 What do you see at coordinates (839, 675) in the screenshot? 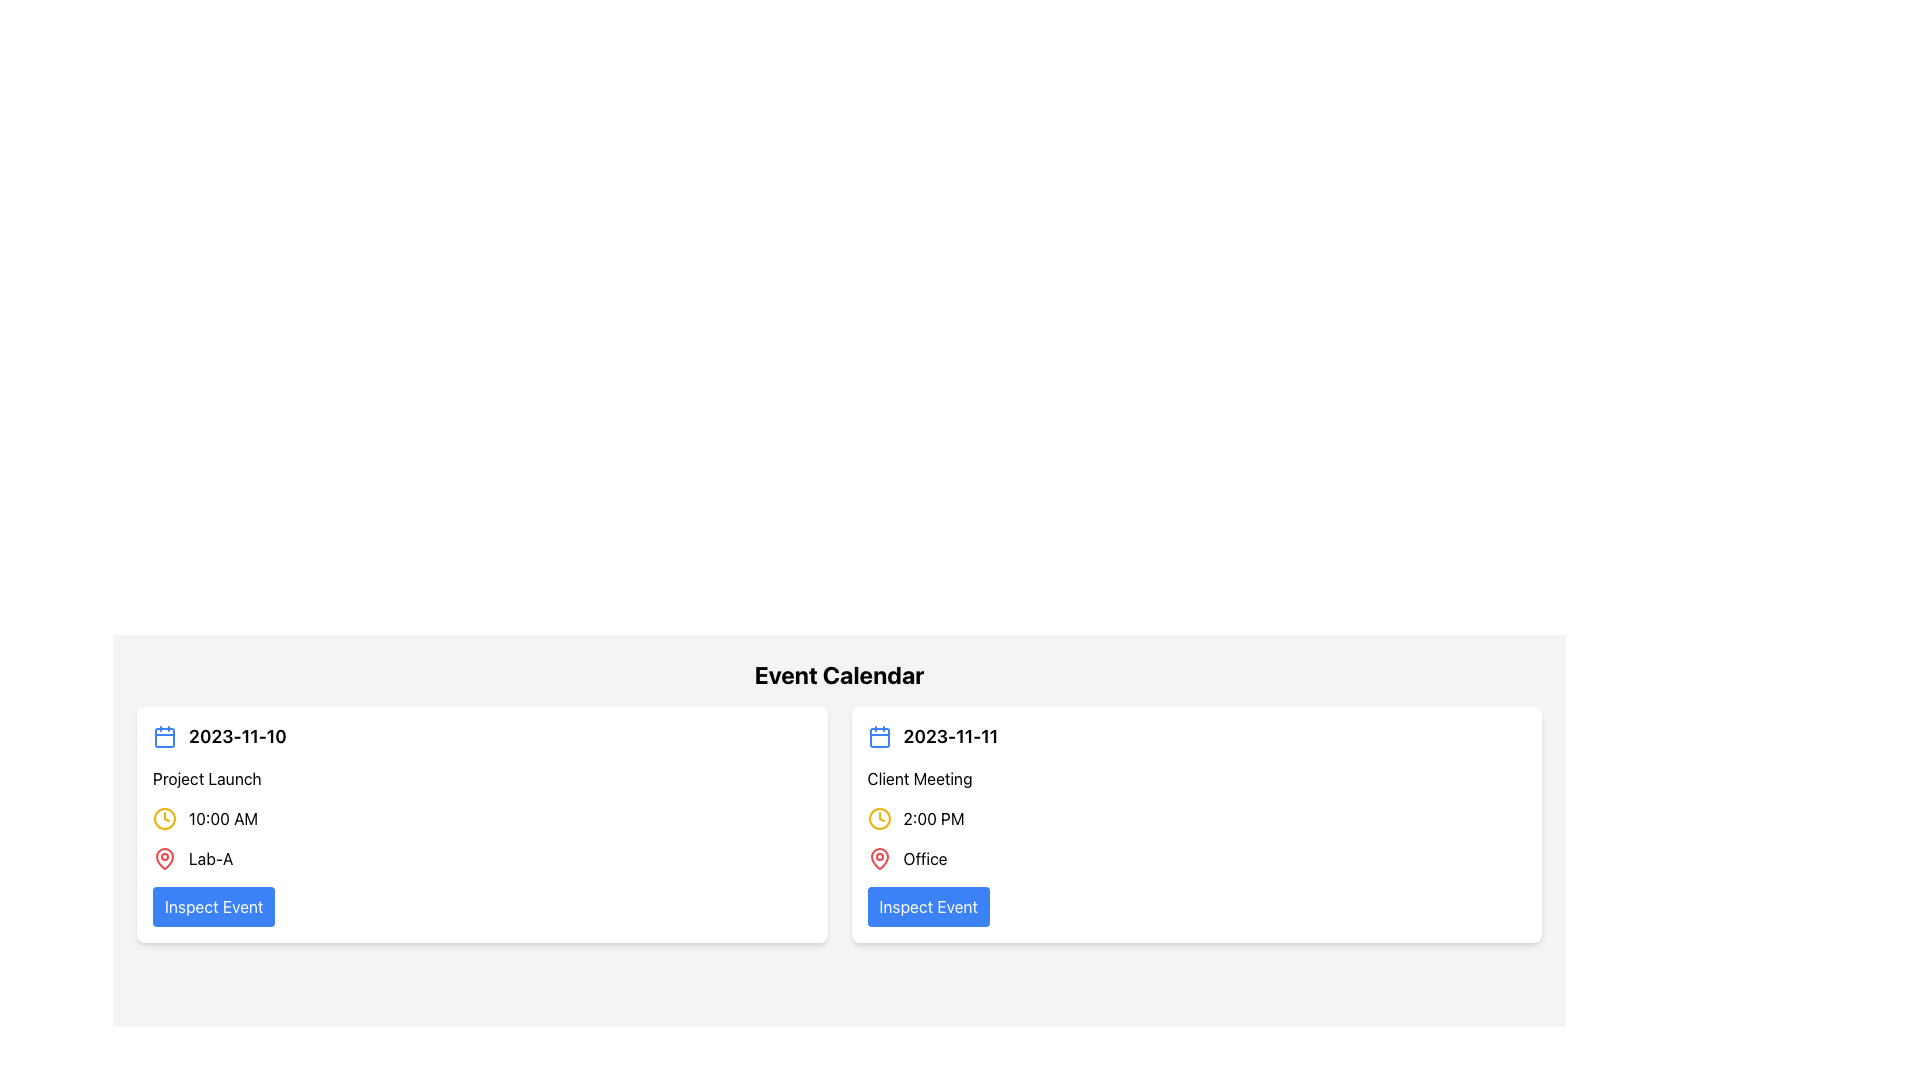
I see `text of the Text Header located at the top center of the calendar section, which serves as a title or label for the associated schedule` at bounding box center [839, 675].